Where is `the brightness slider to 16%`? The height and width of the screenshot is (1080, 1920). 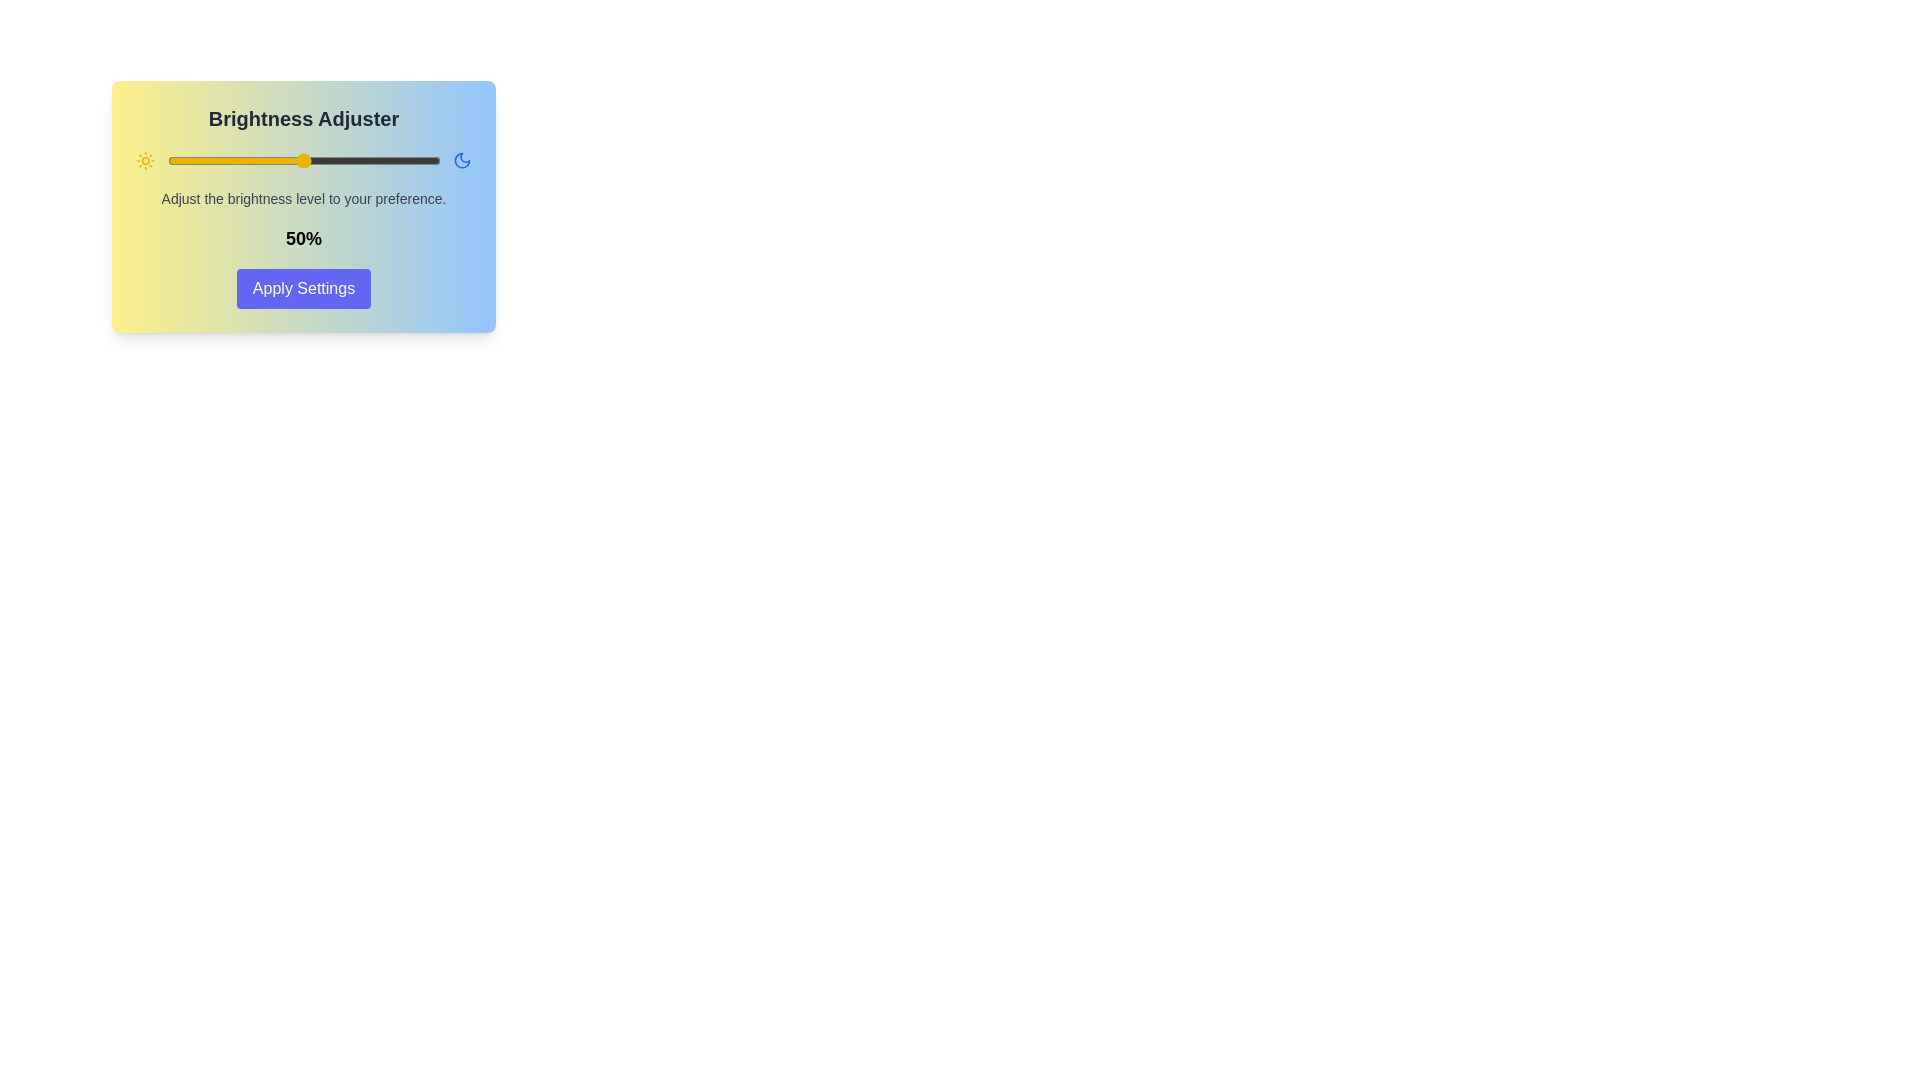
the brightness slider to 16% is located at coordinates (211, 160).